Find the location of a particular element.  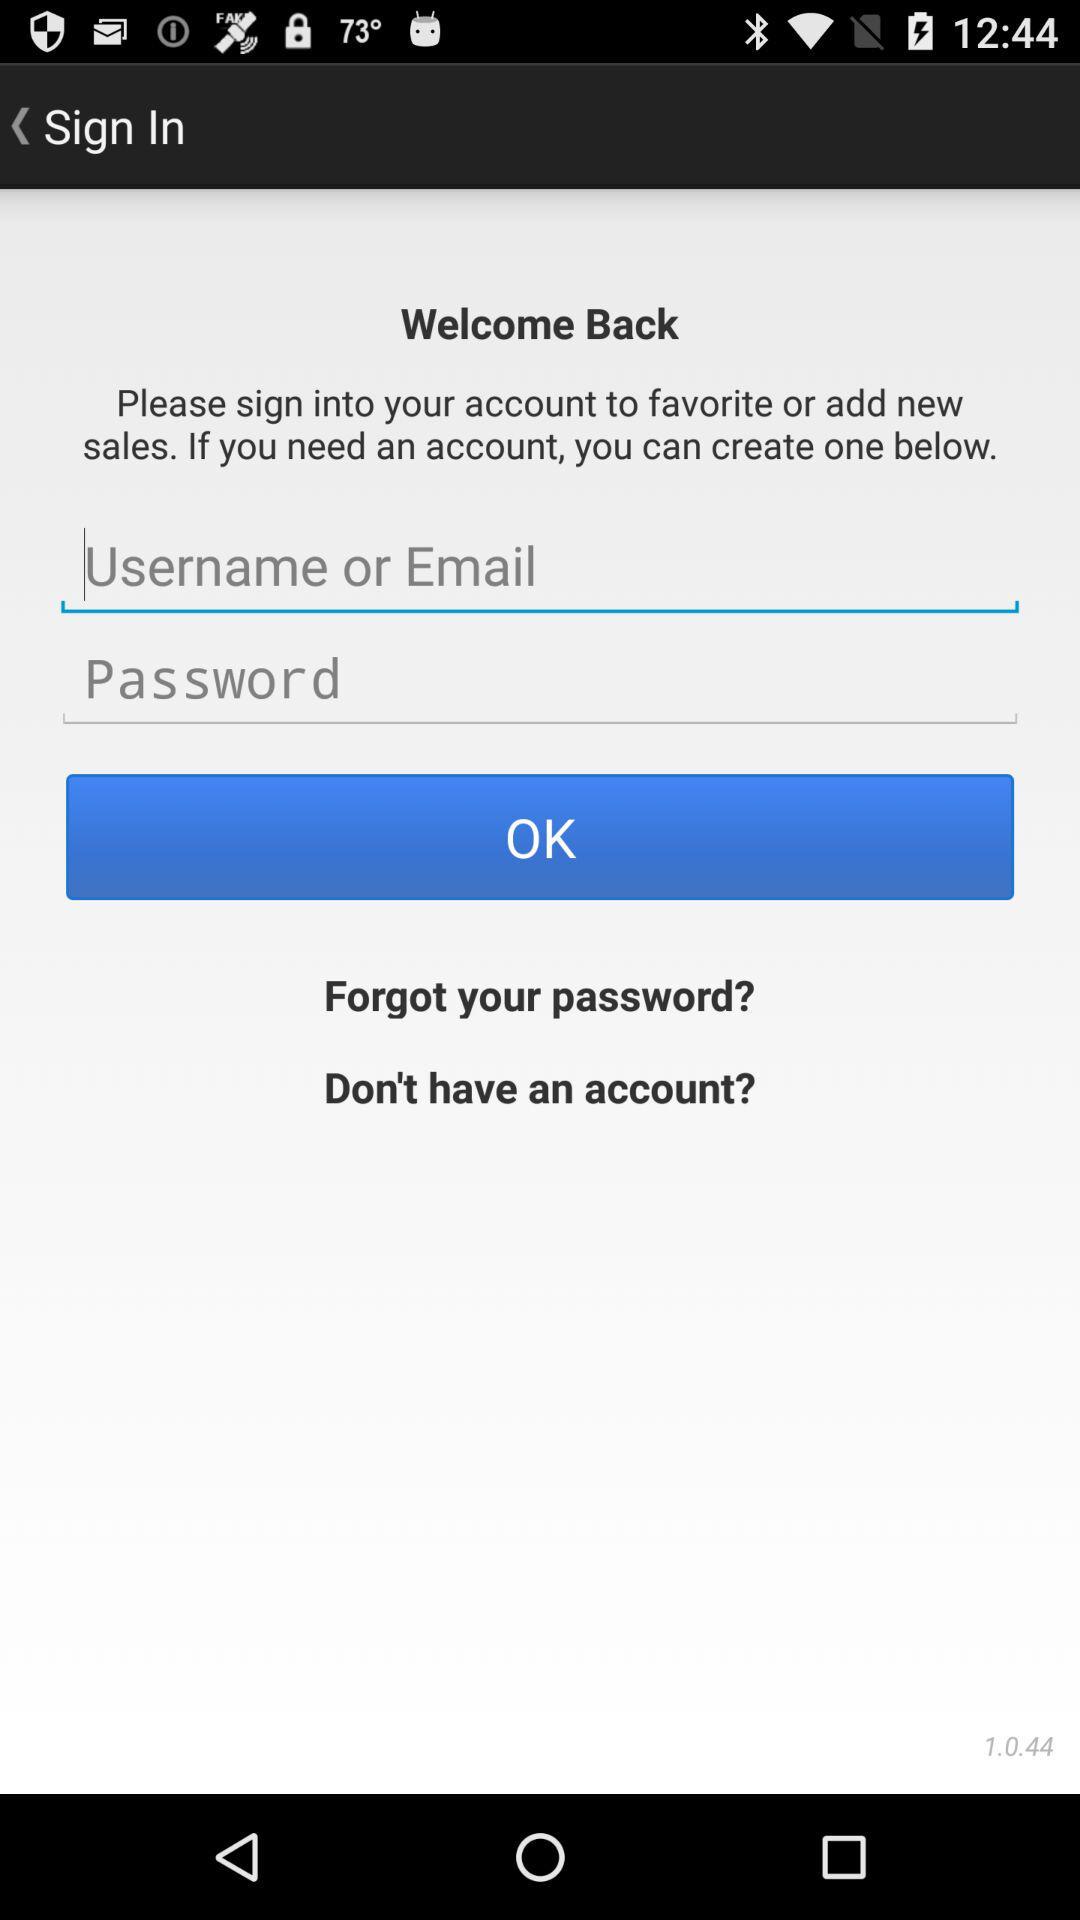

item below ok item is located at coordinates (538, 992).